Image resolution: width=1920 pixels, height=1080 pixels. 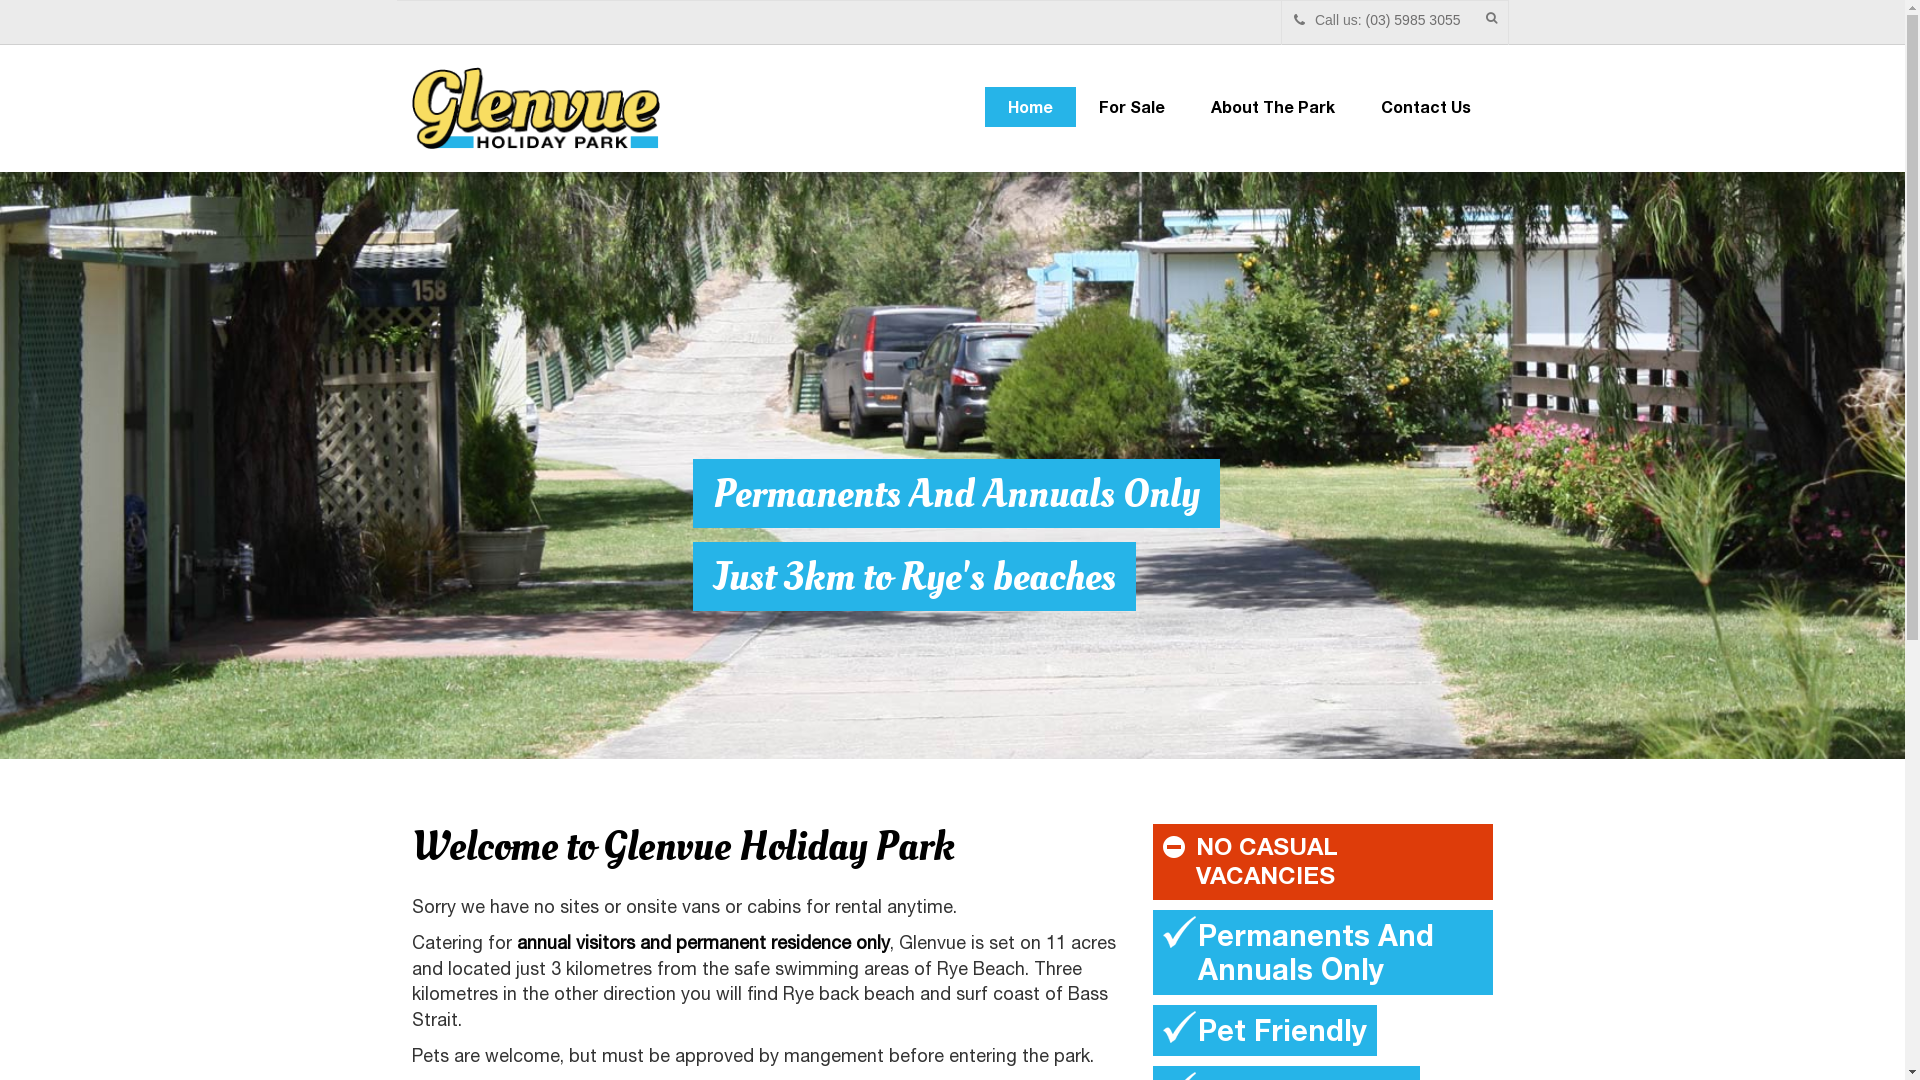 What do you see at coordinates (1188, 107) in the screenshot?
I see `'About The Park'` at bounding box center [1188, 107].